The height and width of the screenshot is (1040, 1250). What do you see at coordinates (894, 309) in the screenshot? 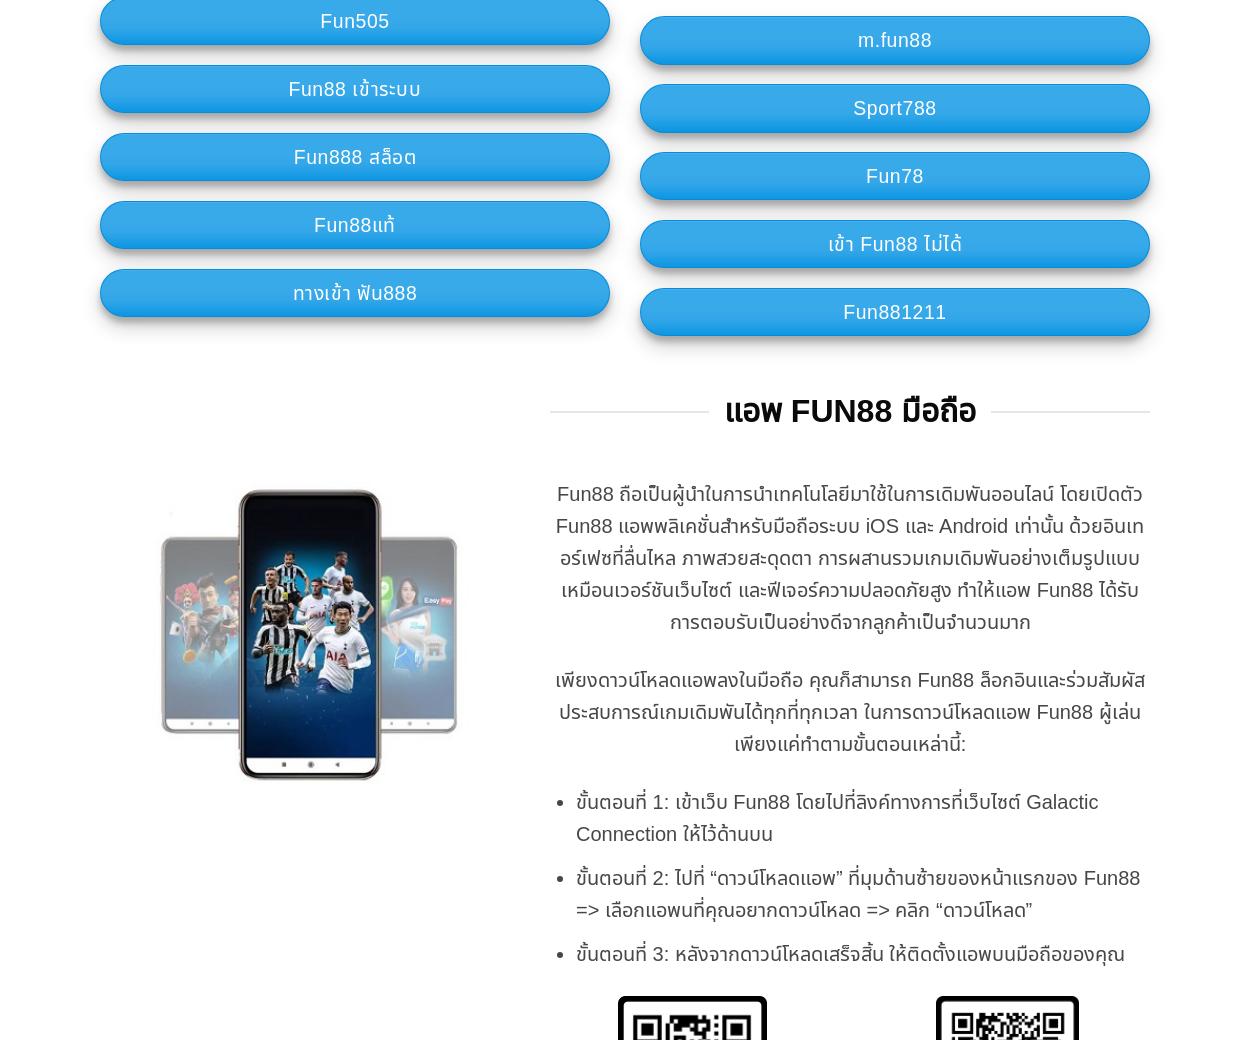
I see `'Fun881211'` at bounding box center [894, 309].